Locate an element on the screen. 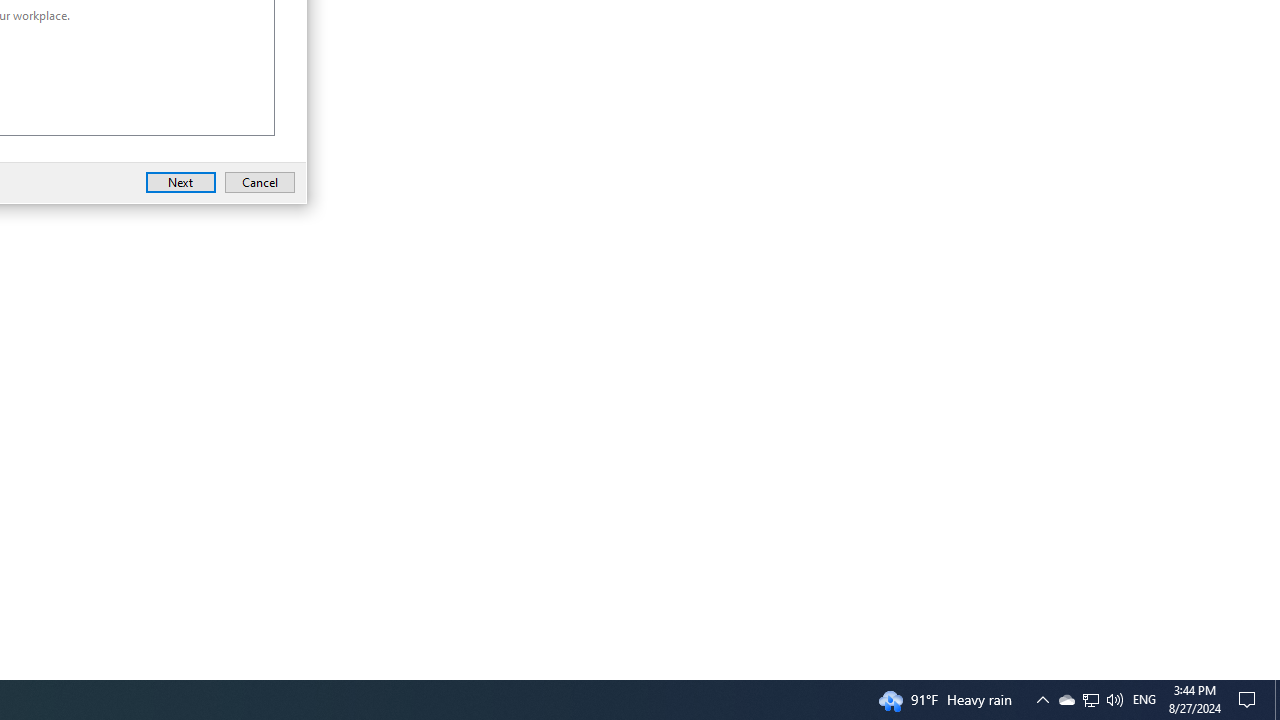  'Next' is located at coordinates (181, 182).